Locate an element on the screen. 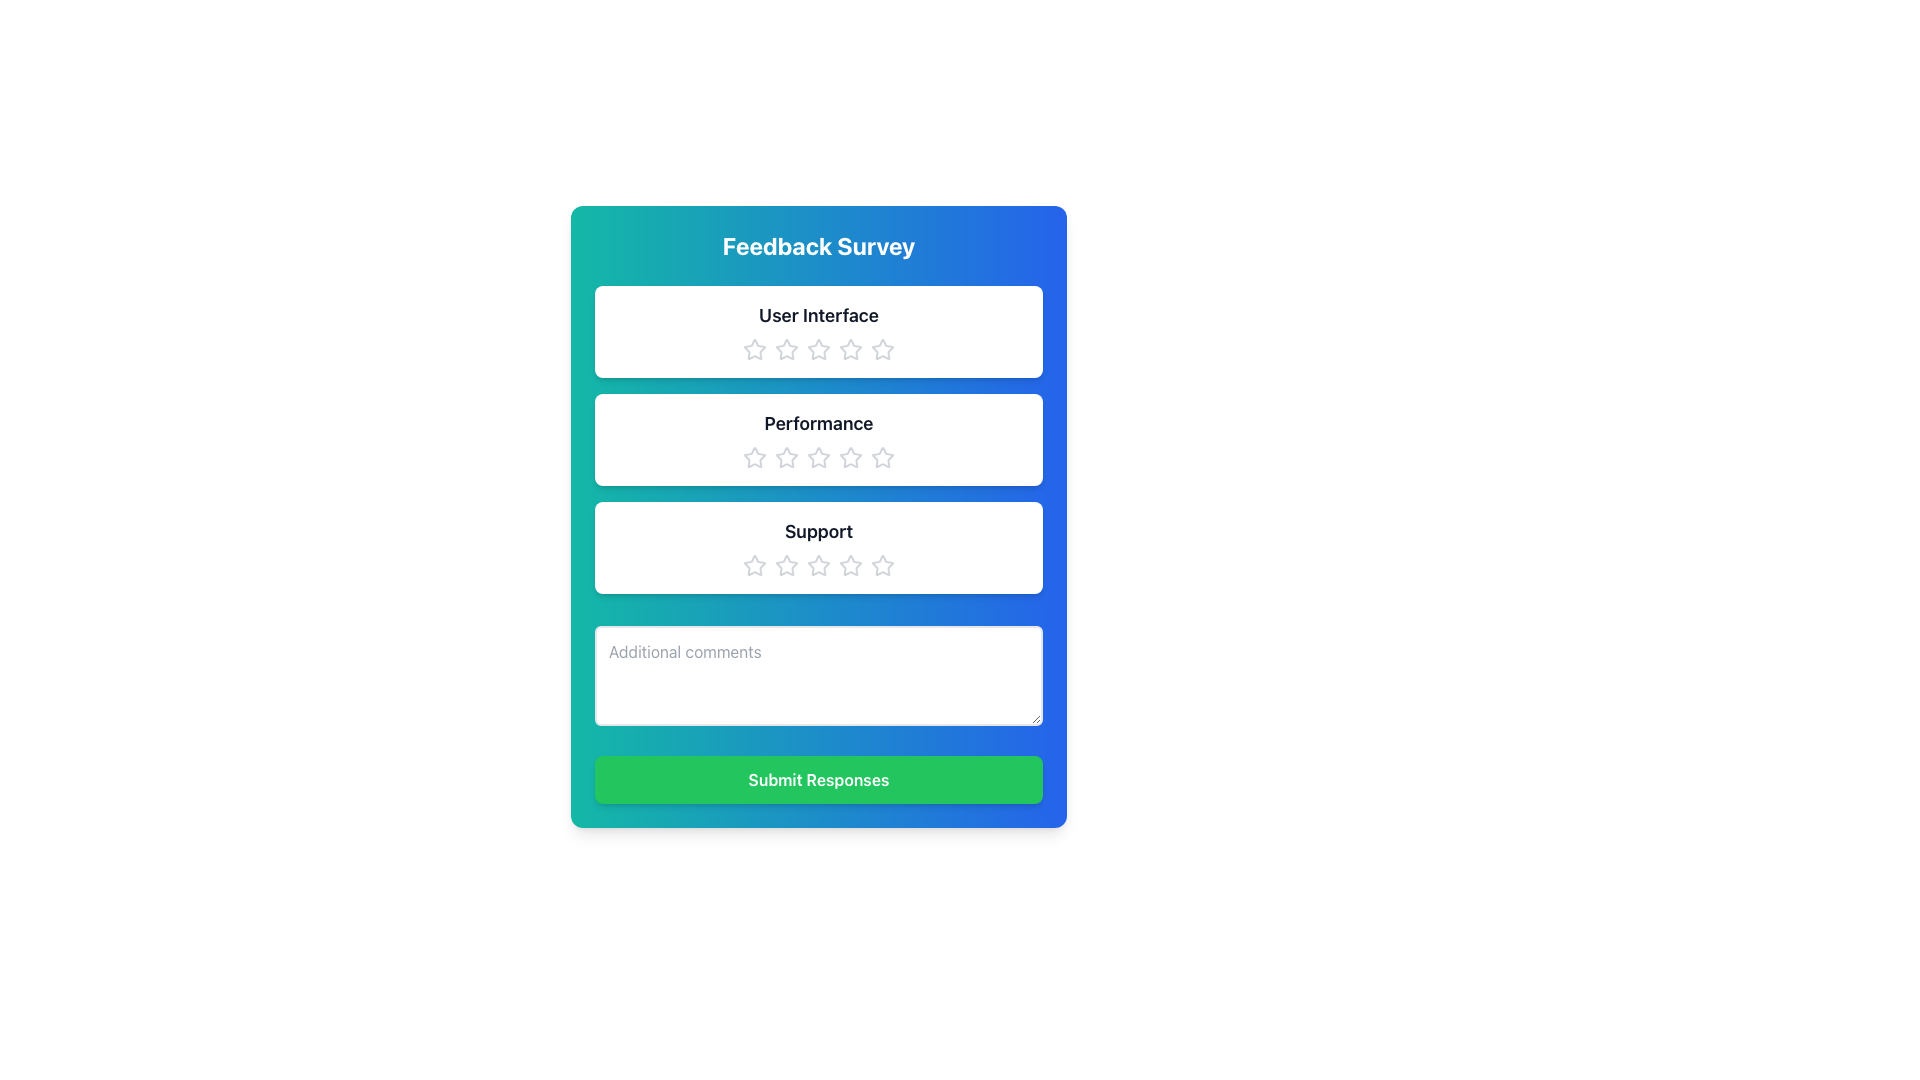 Image resolution: width=1920 pixels, height=1080 pixels. the first star in the row under the 'Performance' heading in the feedback survey form to rate it is located at coordinates (753, 458).